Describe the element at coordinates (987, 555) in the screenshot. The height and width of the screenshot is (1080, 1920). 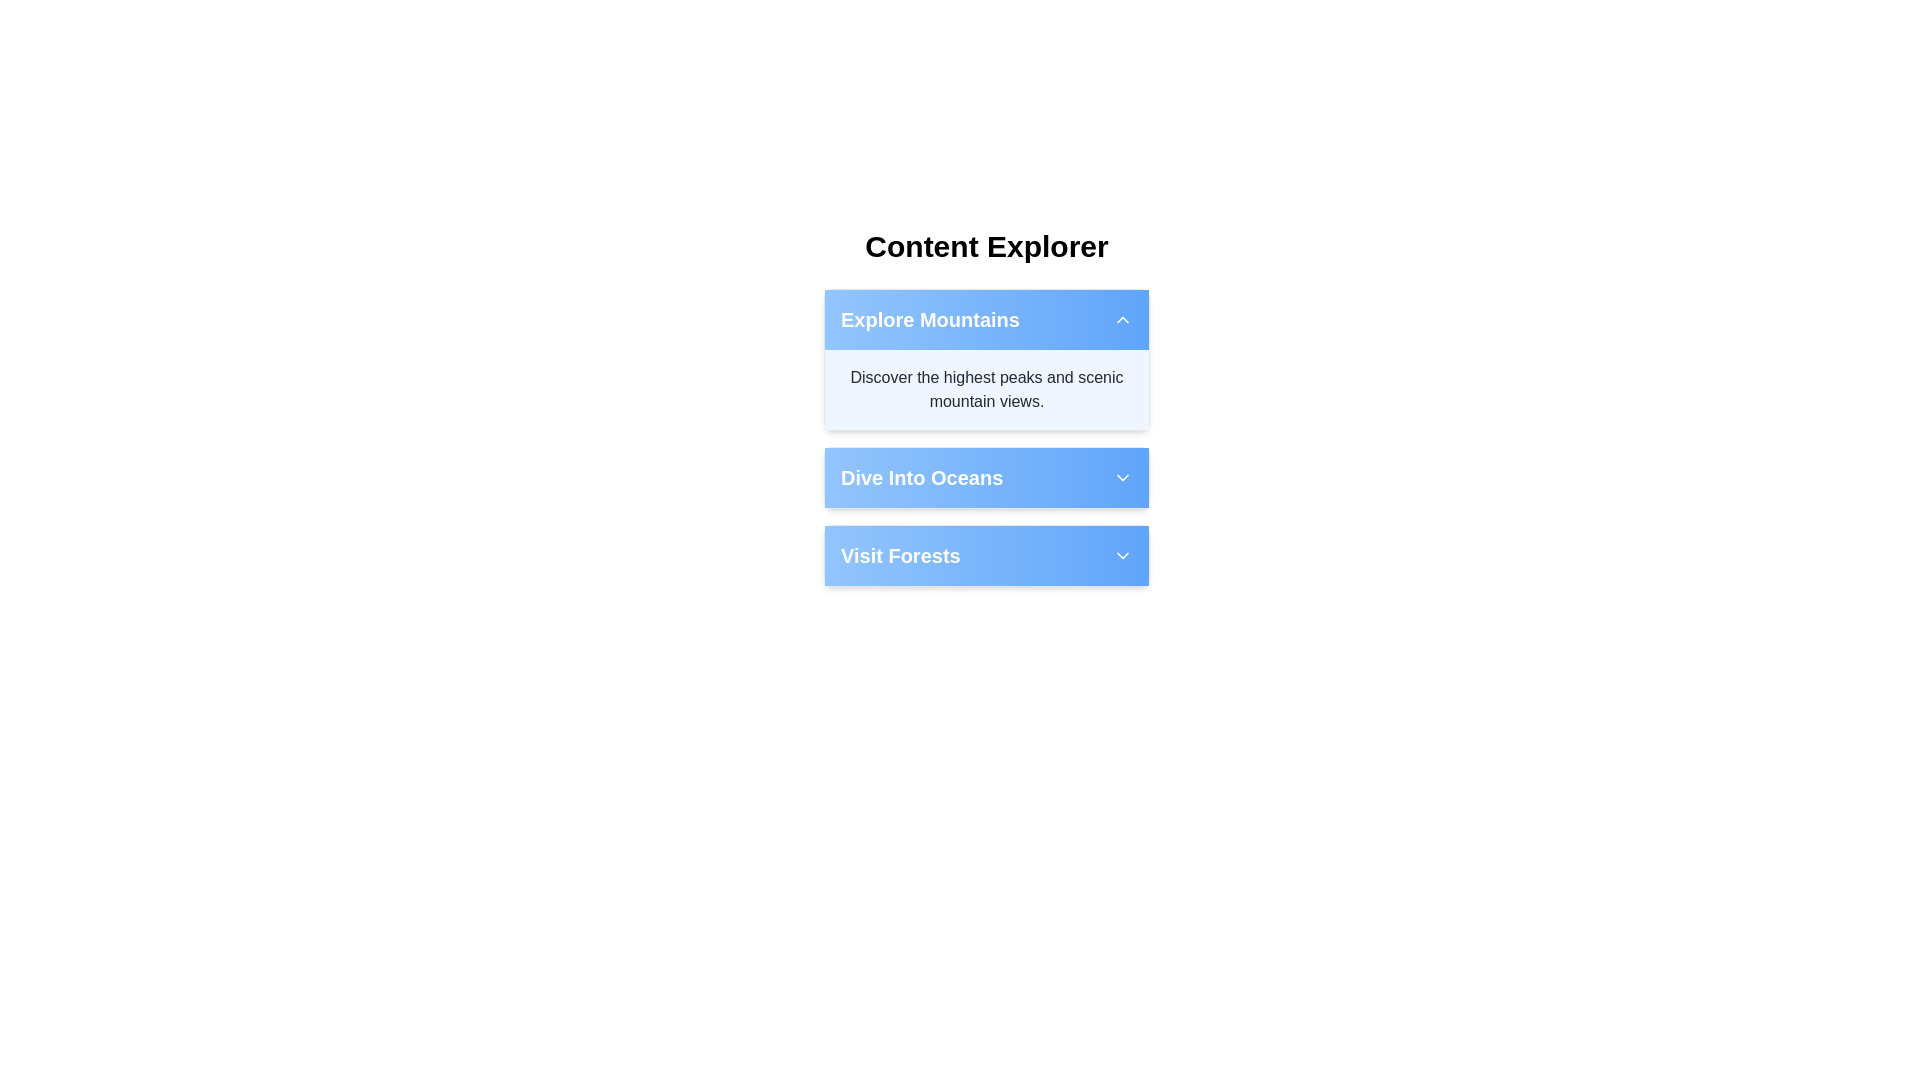
I see `the forest exploration button located at the bottom of the vertical stack of buttons` at that location.